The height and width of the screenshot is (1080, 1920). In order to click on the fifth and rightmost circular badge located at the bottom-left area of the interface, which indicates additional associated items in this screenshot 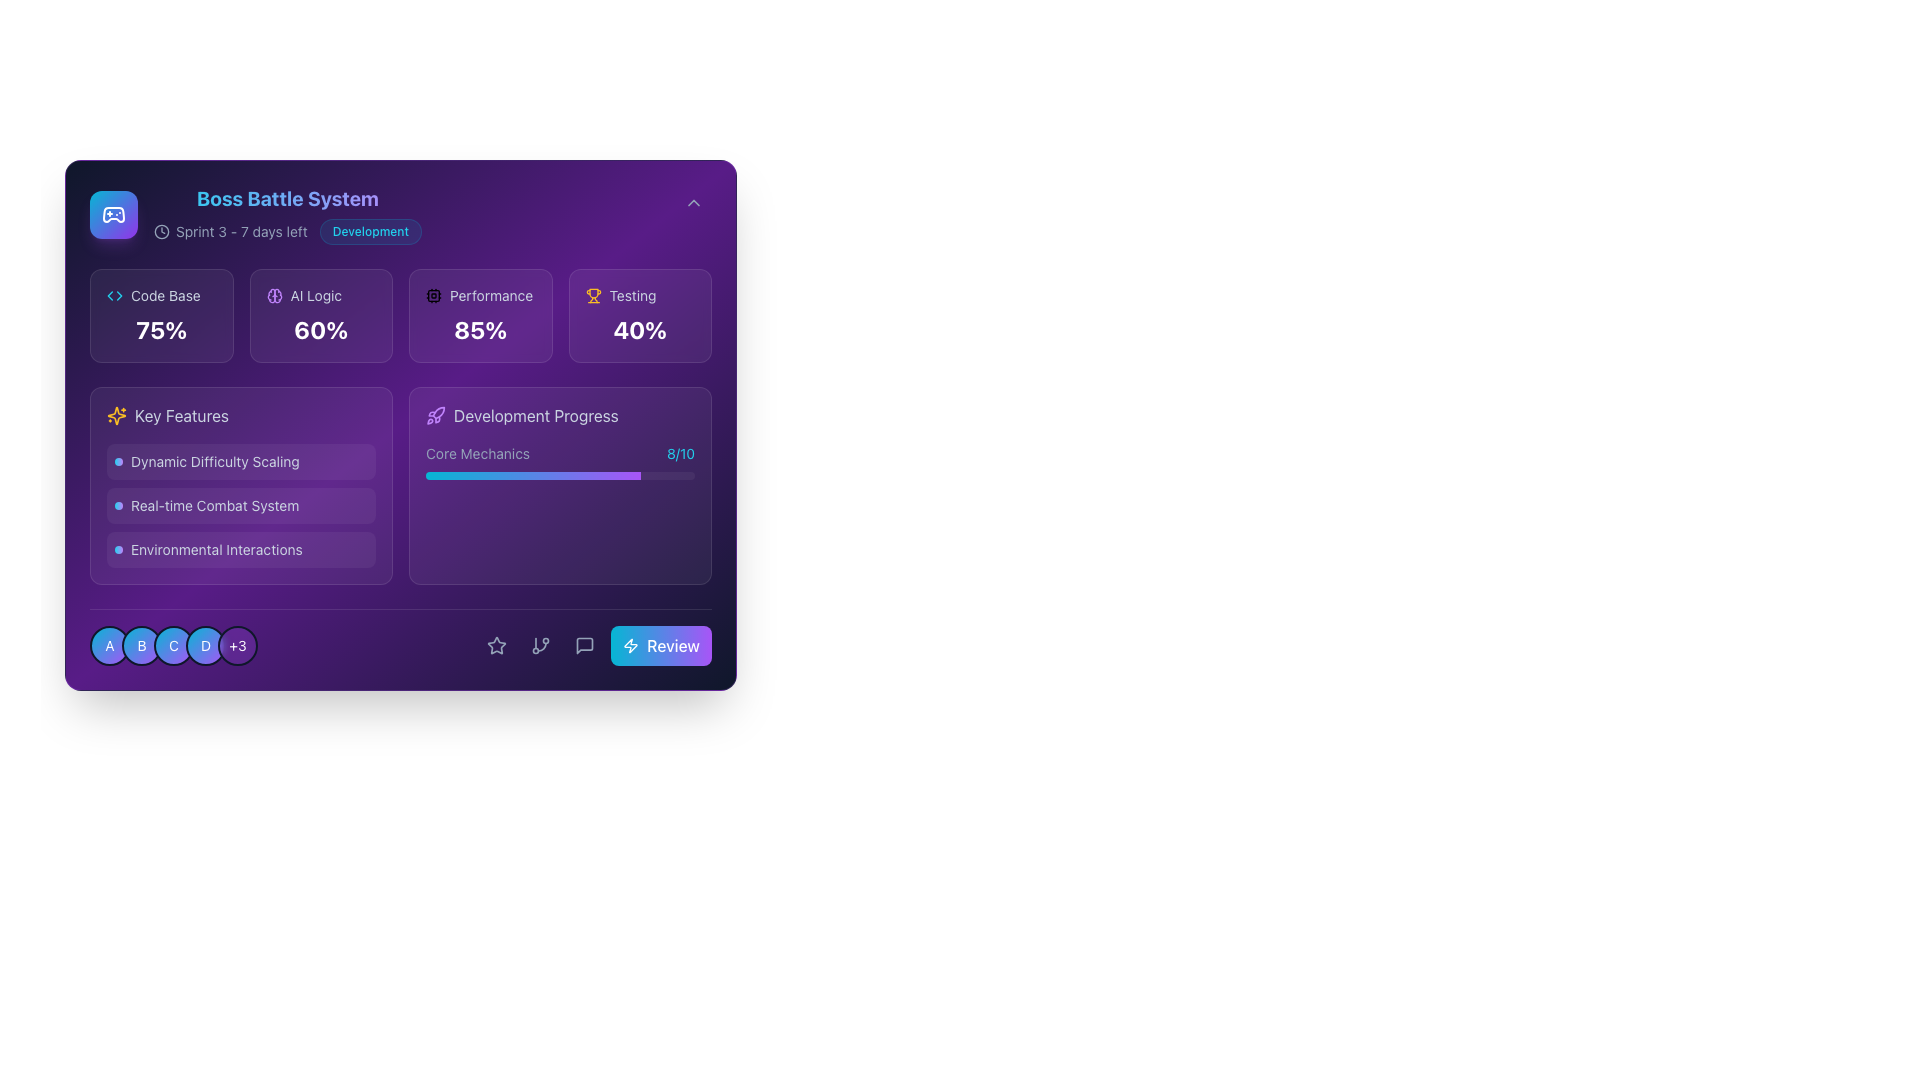, I will do `click(238, 645)`.